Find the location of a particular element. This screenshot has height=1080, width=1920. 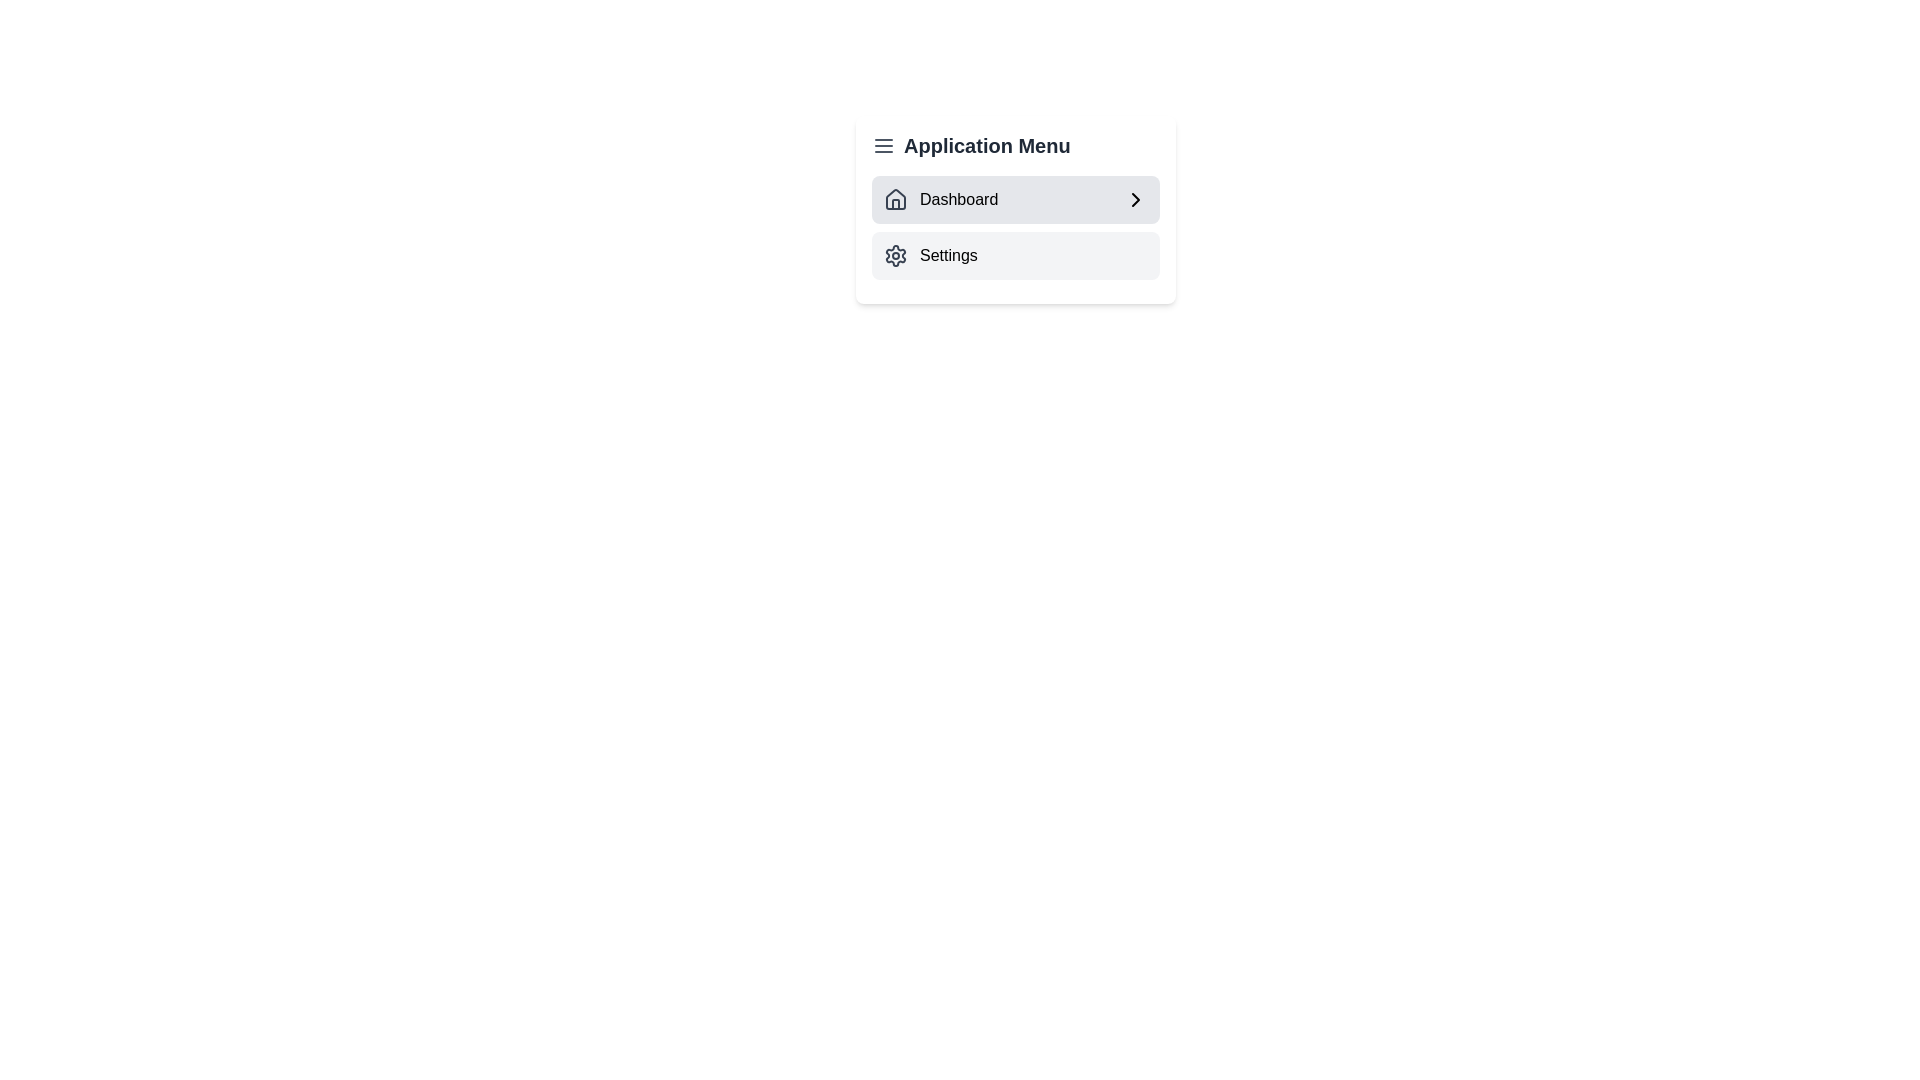

the right-pointing chevron icon in the 'Dashboard' menu is located at coordinates (1136, 200).